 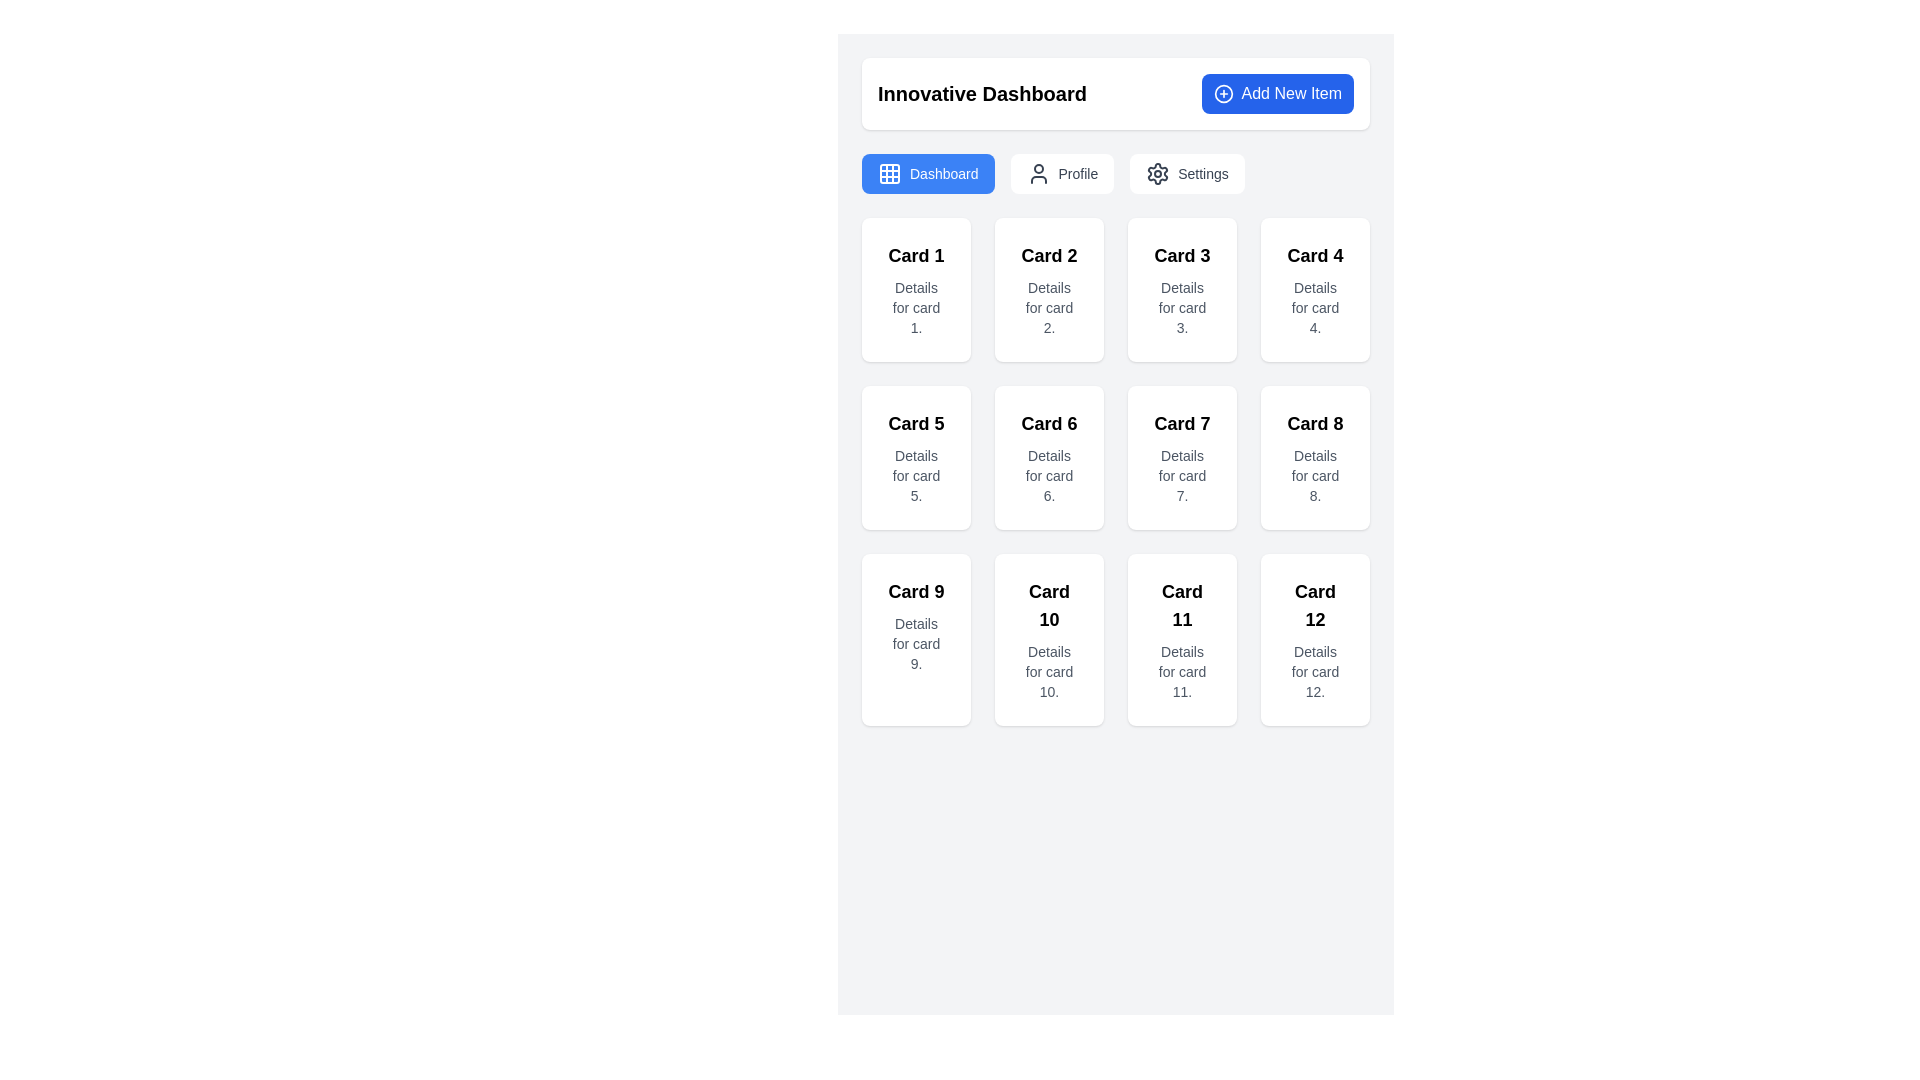 What do you see at coordinates (1187, 172) in the screenshot?
I see `the settings button located in the top center section of the navigation bar to observe the hover effect` at bounding box center [1187, 172].